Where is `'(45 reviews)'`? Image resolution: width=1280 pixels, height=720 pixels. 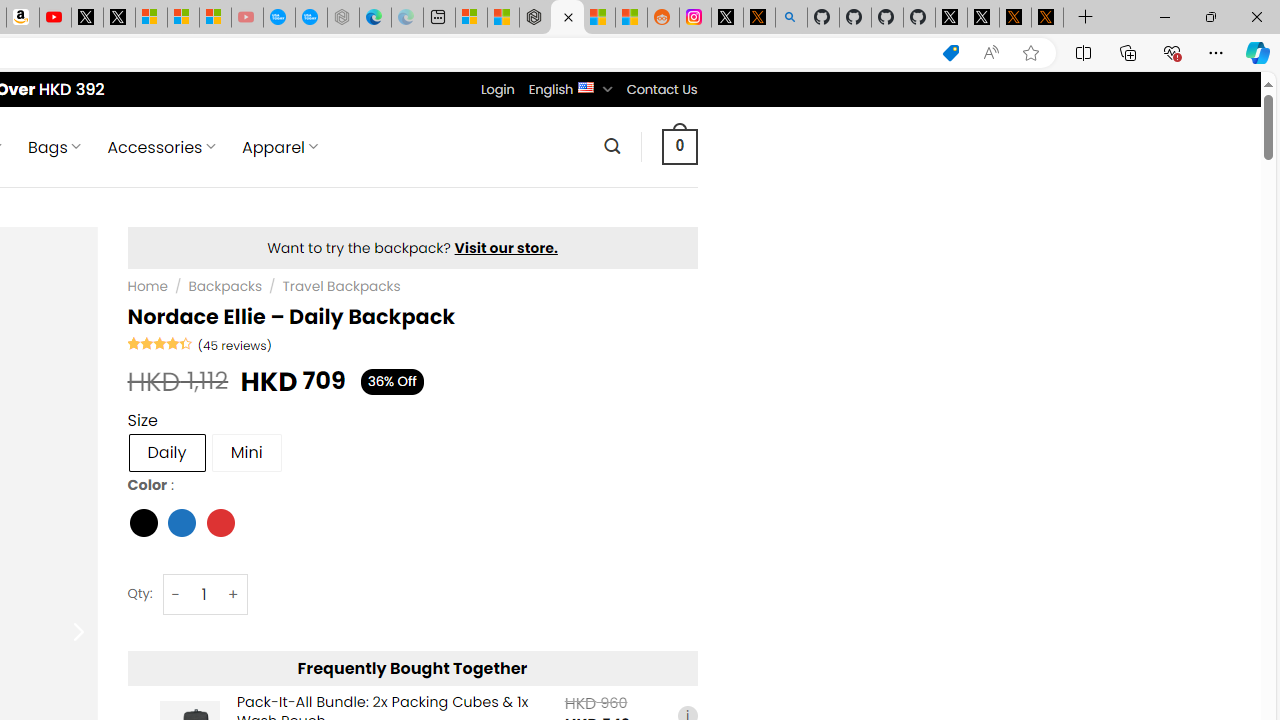
'(45 reviews)' is located at coordinates (234, 343).